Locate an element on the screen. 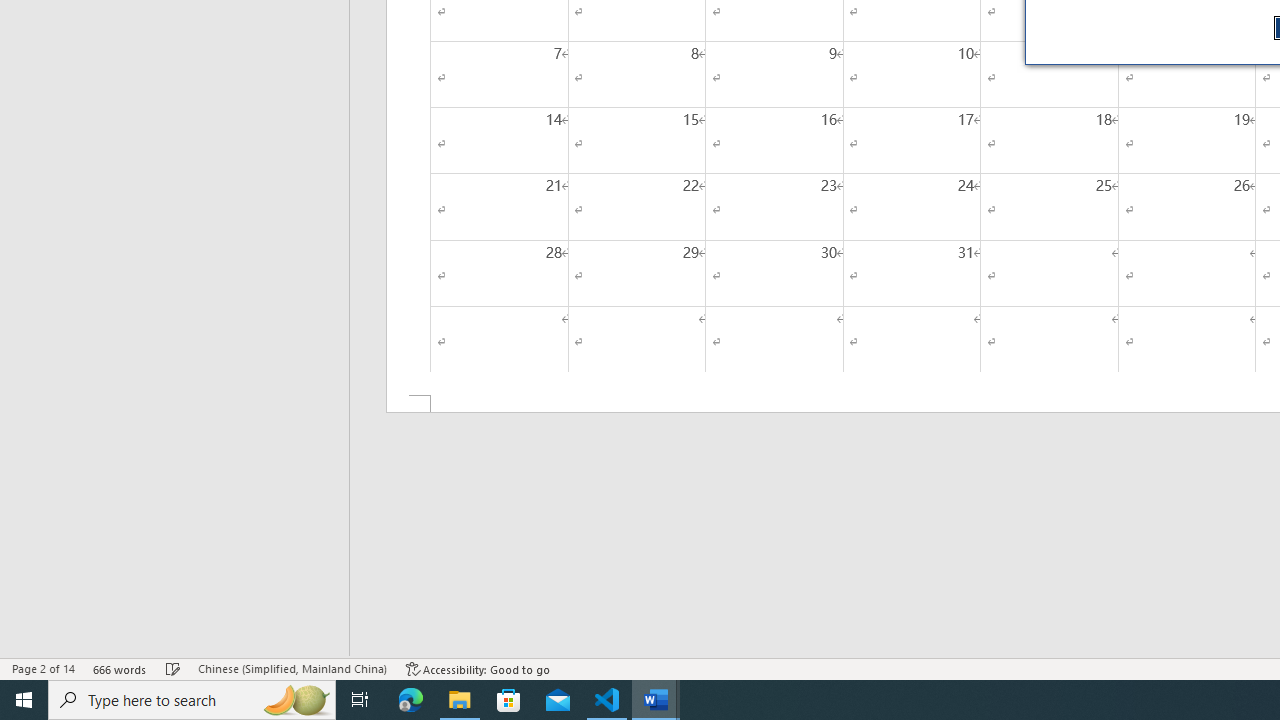  'Word Count 666 words' is located at coordinates (119, 669).